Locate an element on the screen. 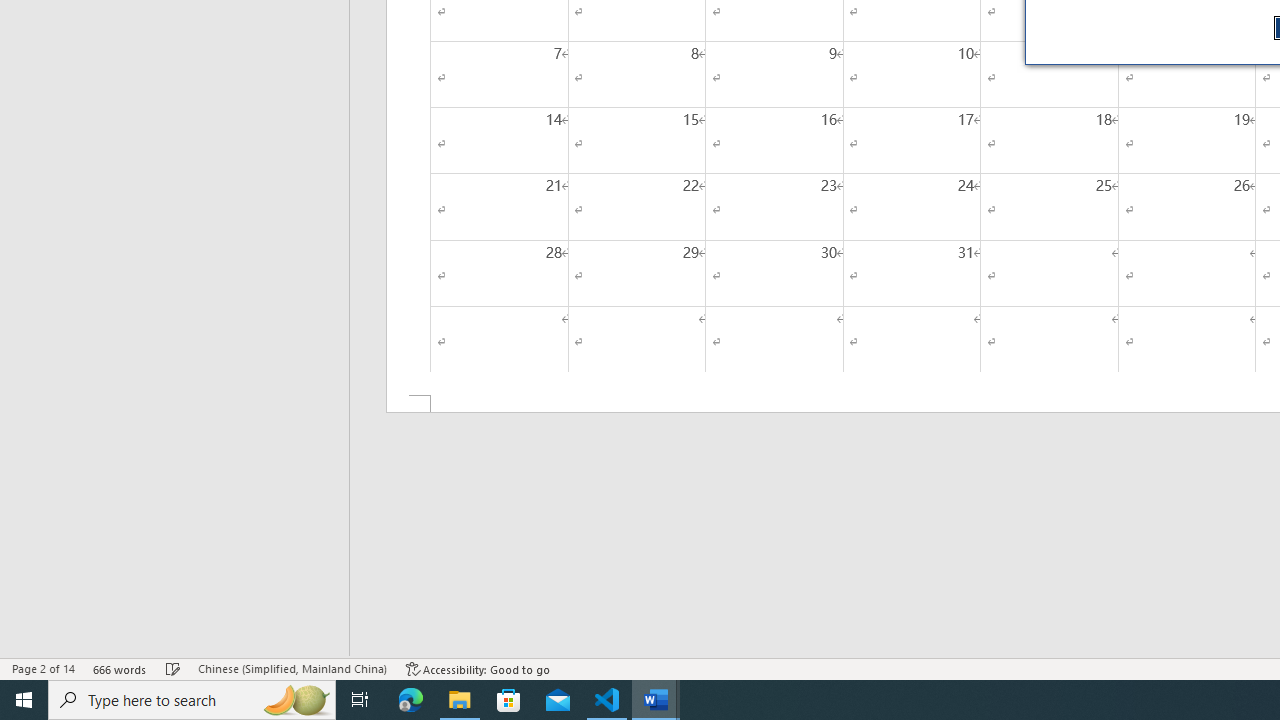  'Word Count 666 words' is located at coordinates (119, 669).